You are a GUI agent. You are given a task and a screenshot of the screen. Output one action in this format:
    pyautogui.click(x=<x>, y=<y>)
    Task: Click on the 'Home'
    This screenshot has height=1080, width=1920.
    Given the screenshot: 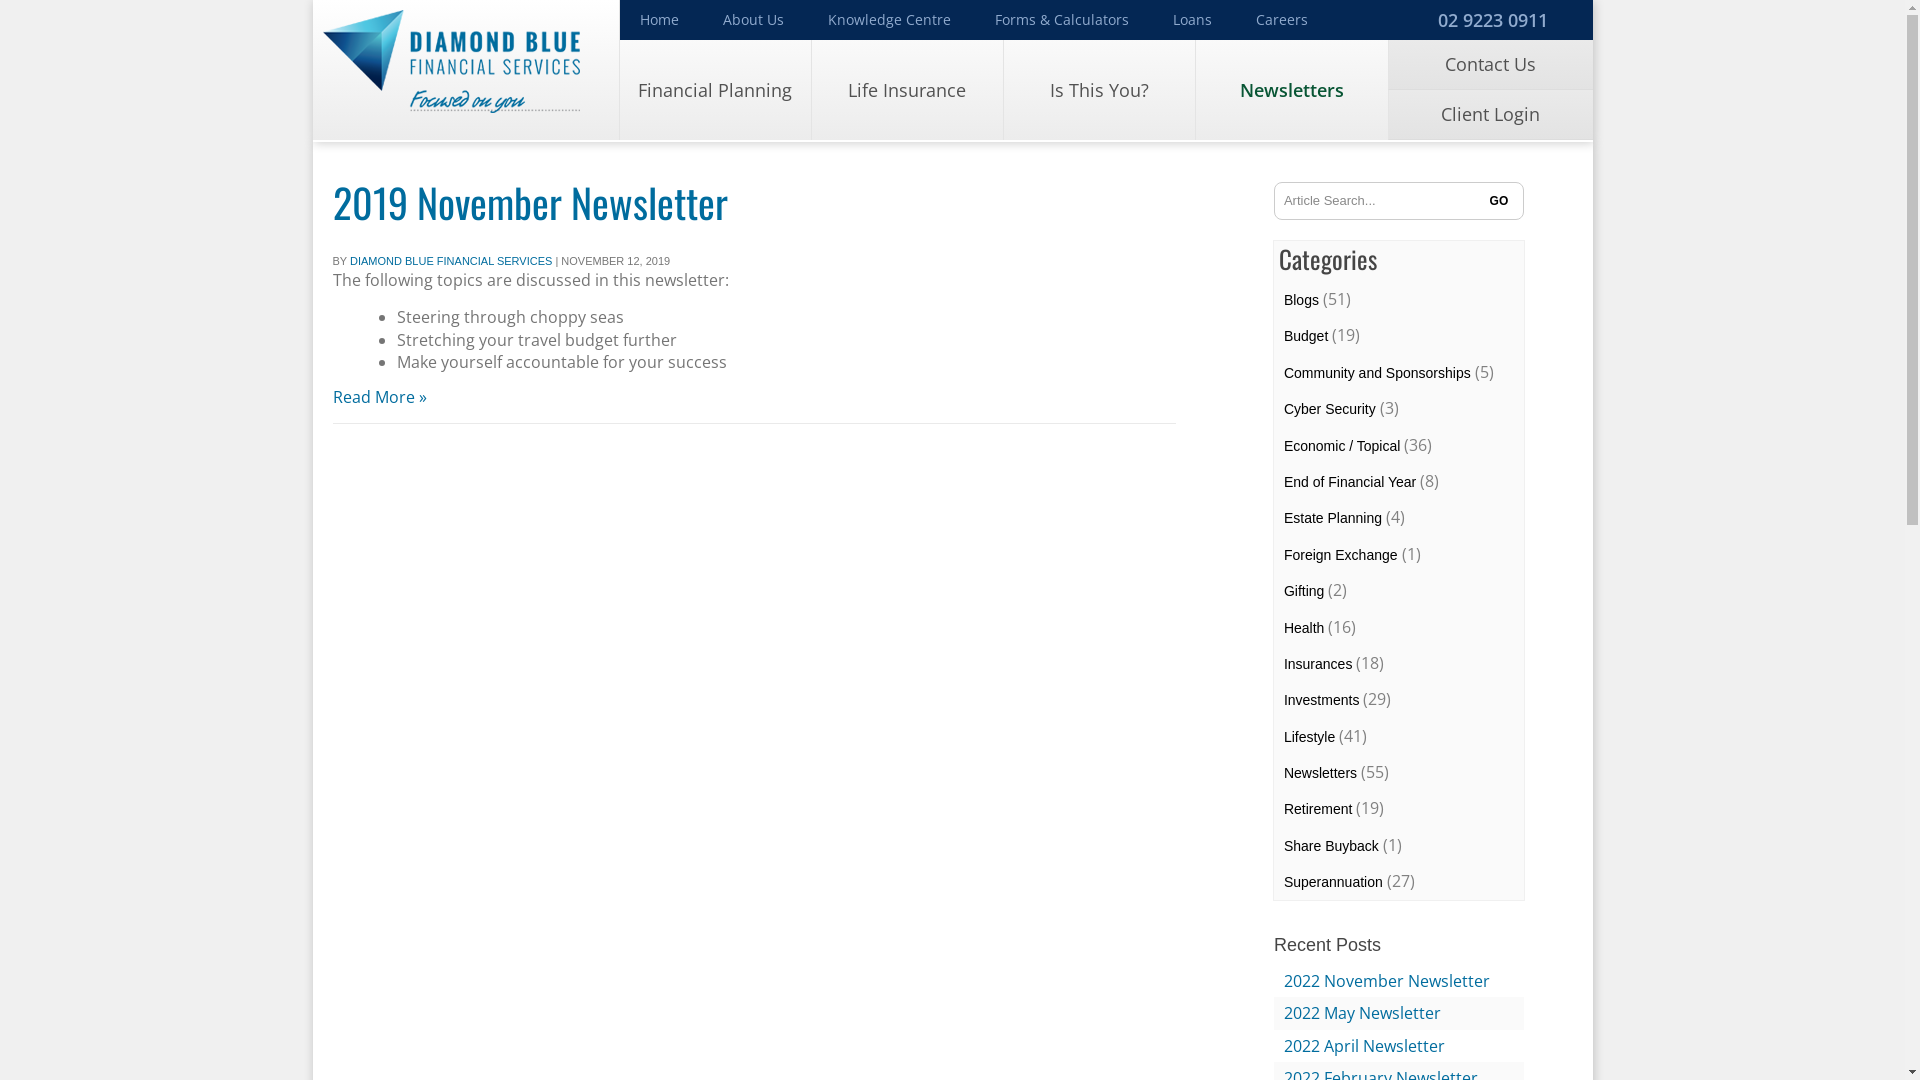 What is the action you would take?
    pyautogui.click(x=659, y=19)
    